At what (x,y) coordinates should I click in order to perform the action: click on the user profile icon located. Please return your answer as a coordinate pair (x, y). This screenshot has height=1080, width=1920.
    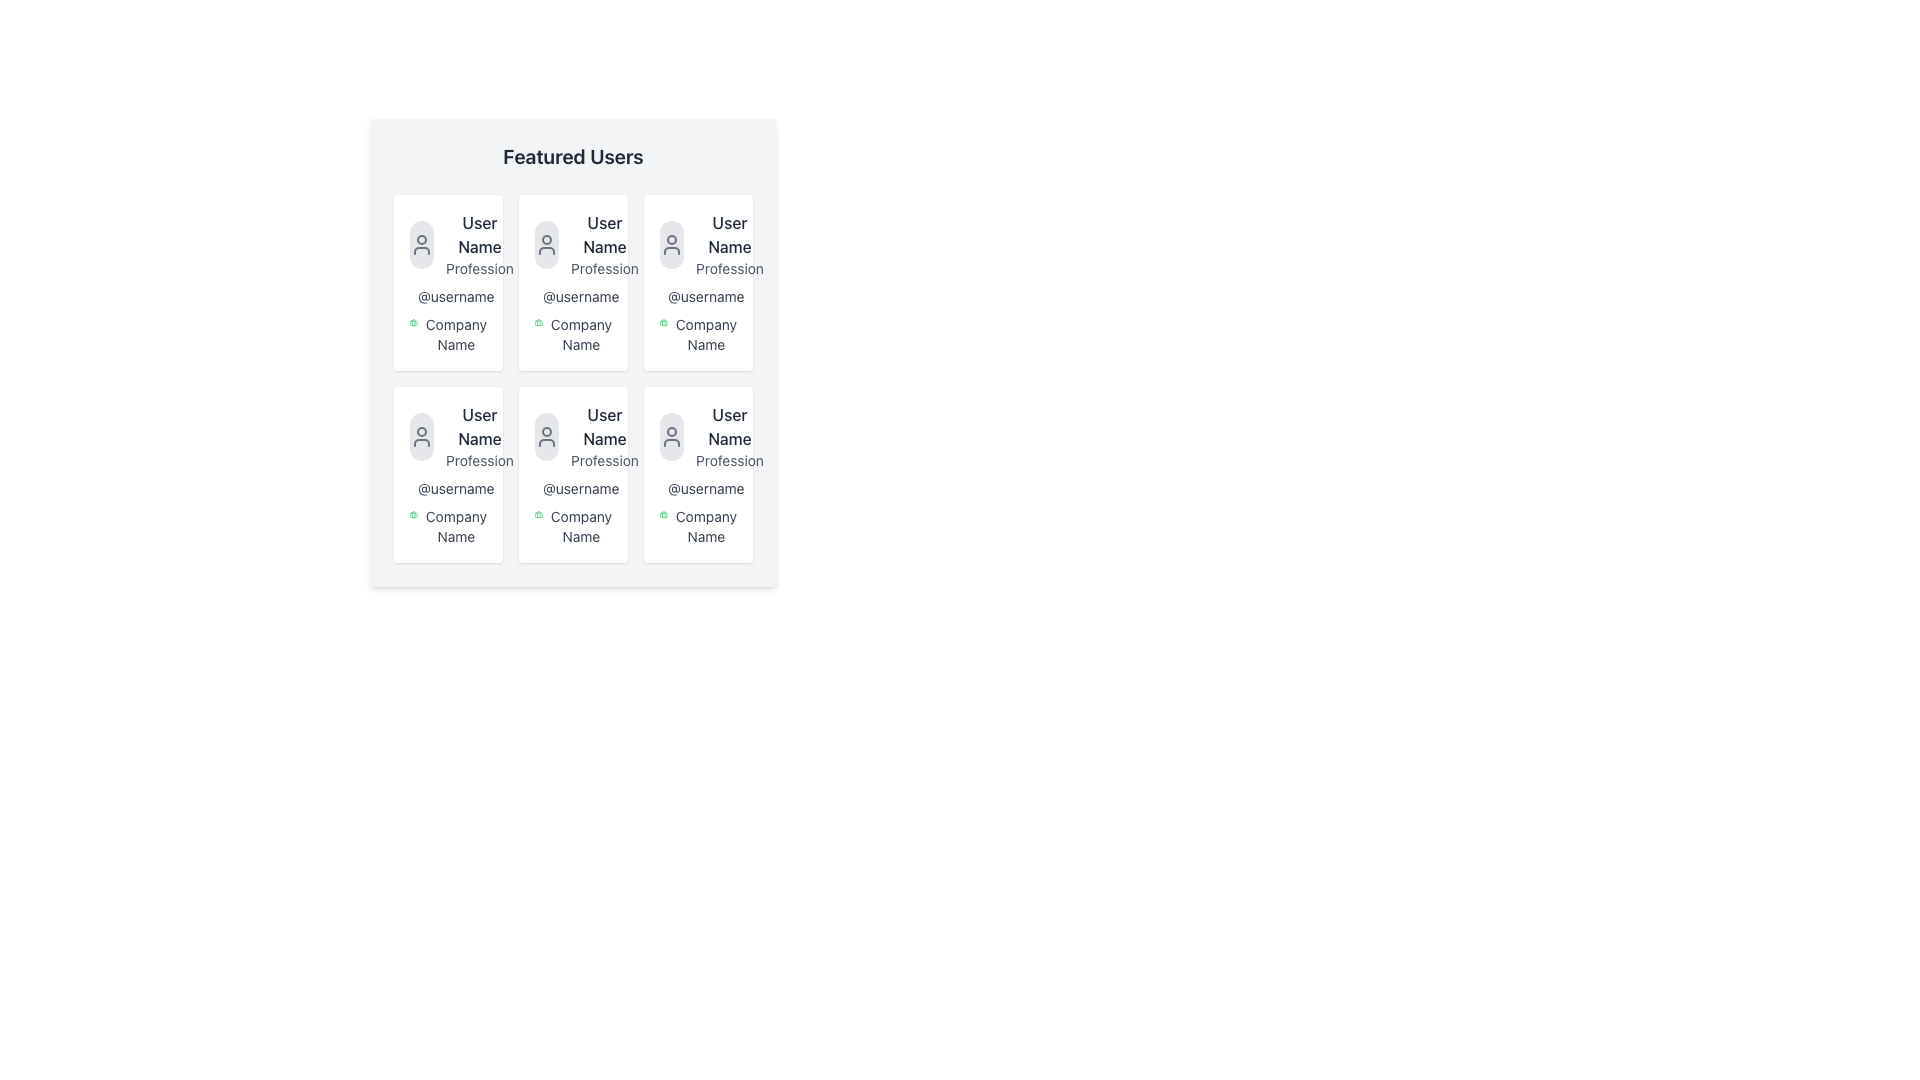
    Looking at the image, I should click on (421, 435).